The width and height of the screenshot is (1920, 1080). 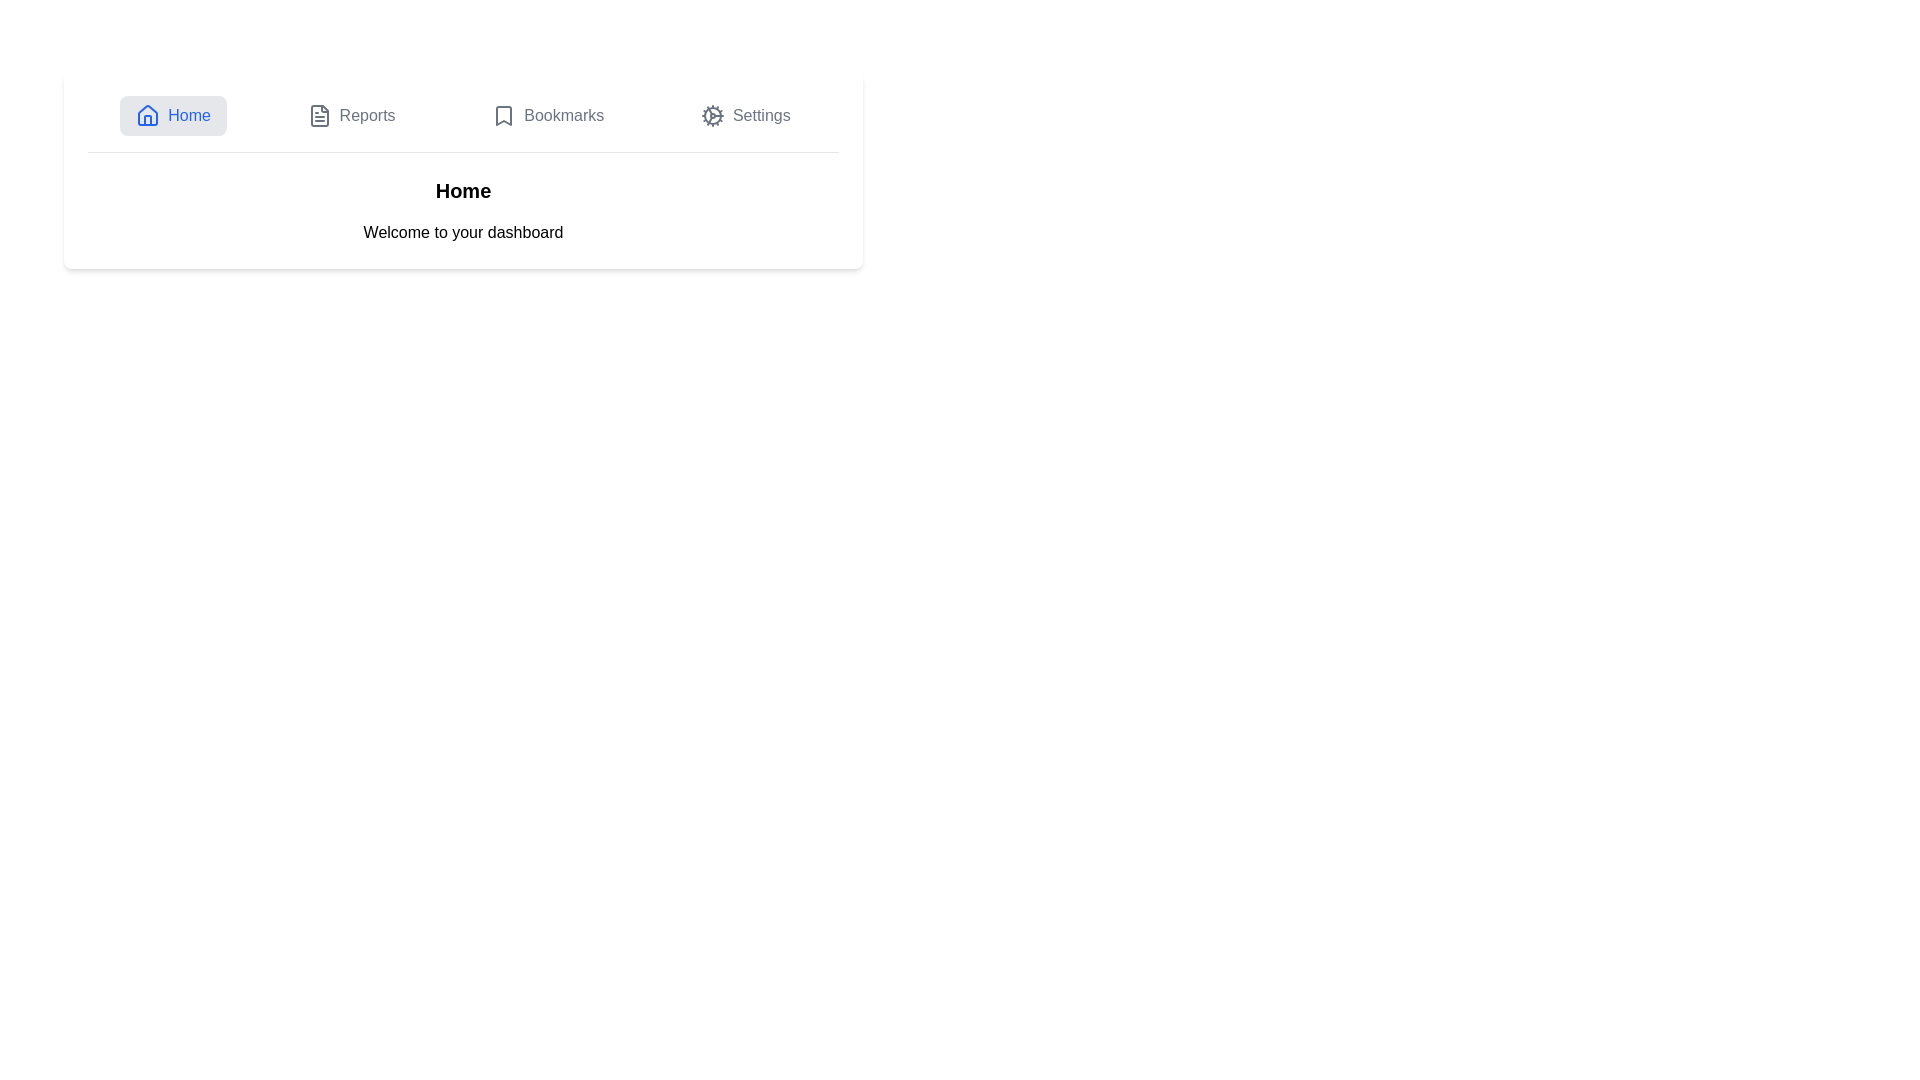 I want to click on the gray SVG icon styled as a document with text lines, which is located to the left of the 'Reports' text in the navigation bar, positioned second from the left, so click(x=318, y=115).